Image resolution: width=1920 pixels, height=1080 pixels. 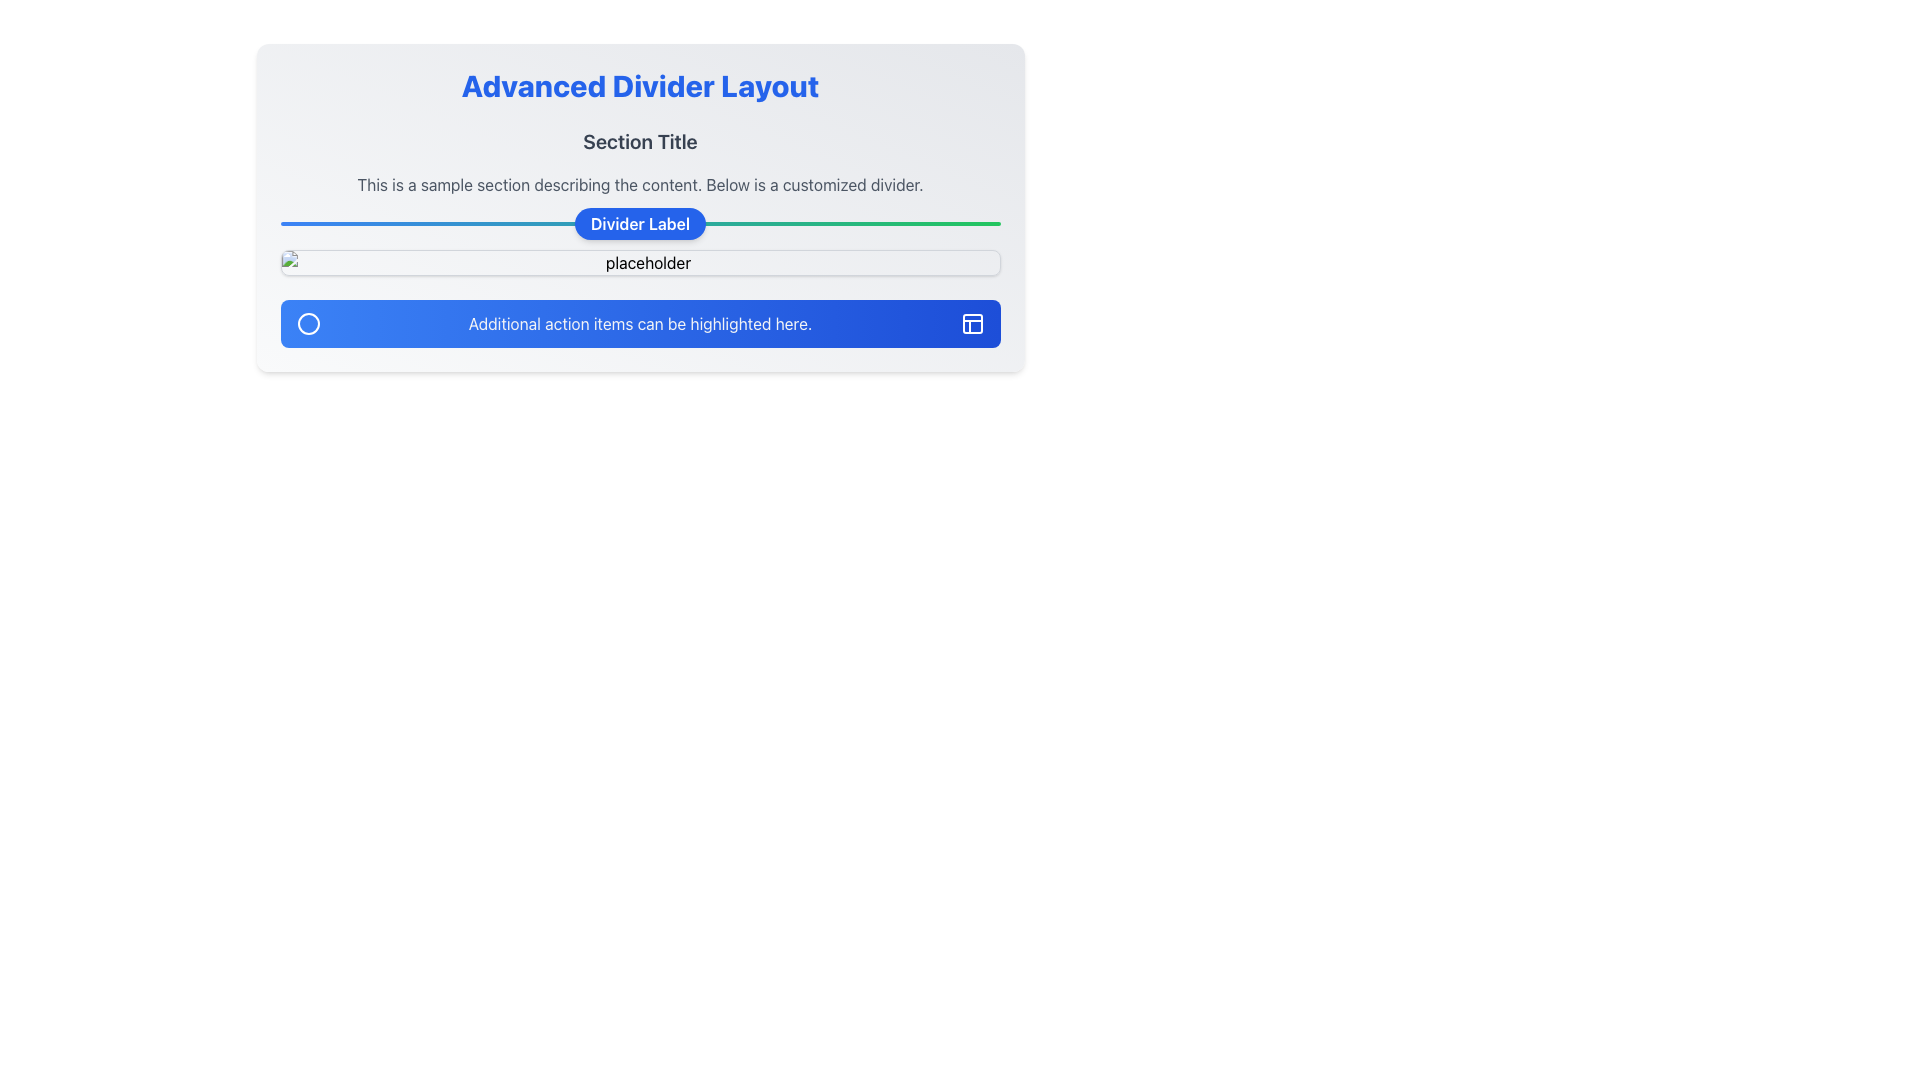 I want to click on the small white icon located in the bottom-right corner of the blue rectangular section labeled 'Additional action items can be highlighted here', so click(x=972, y=323).